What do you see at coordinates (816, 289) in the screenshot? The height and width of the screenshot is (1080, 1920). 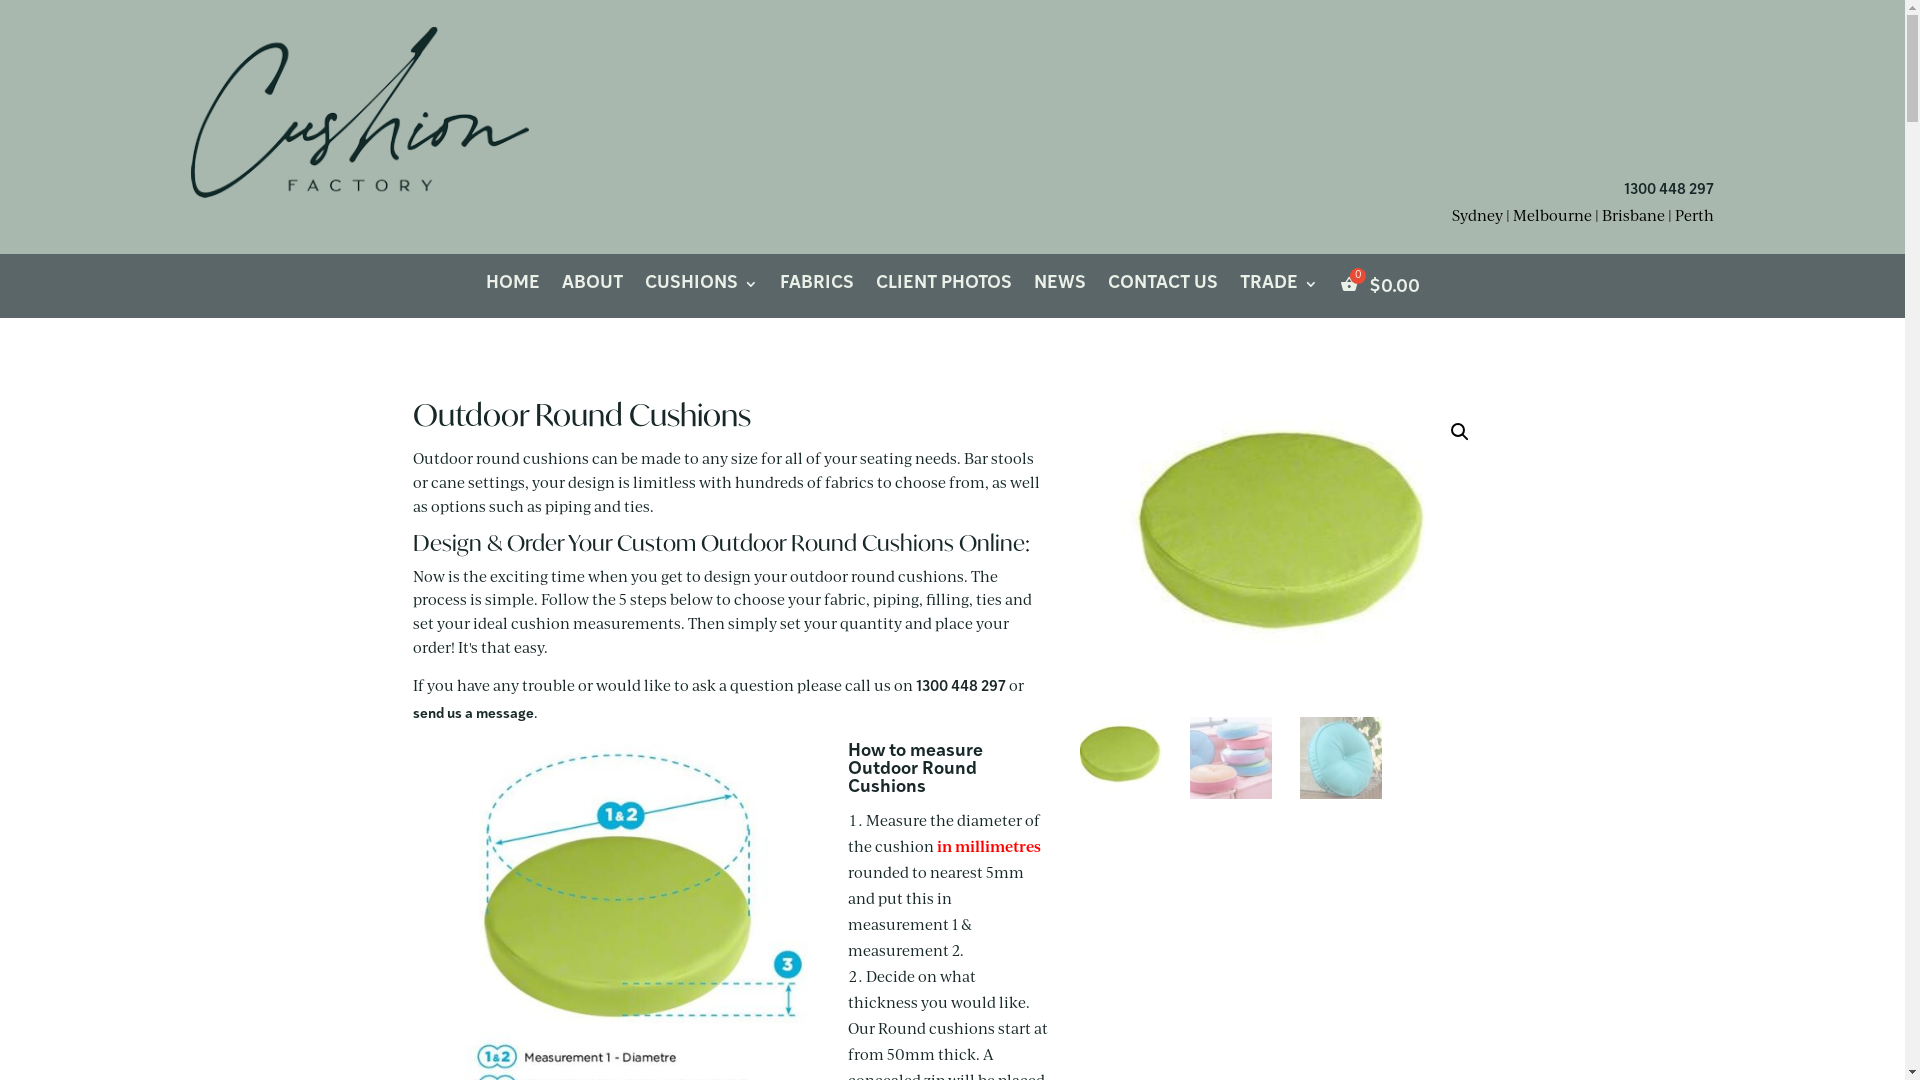 I see `'FABRICS'` at bounding box center [816, 289].